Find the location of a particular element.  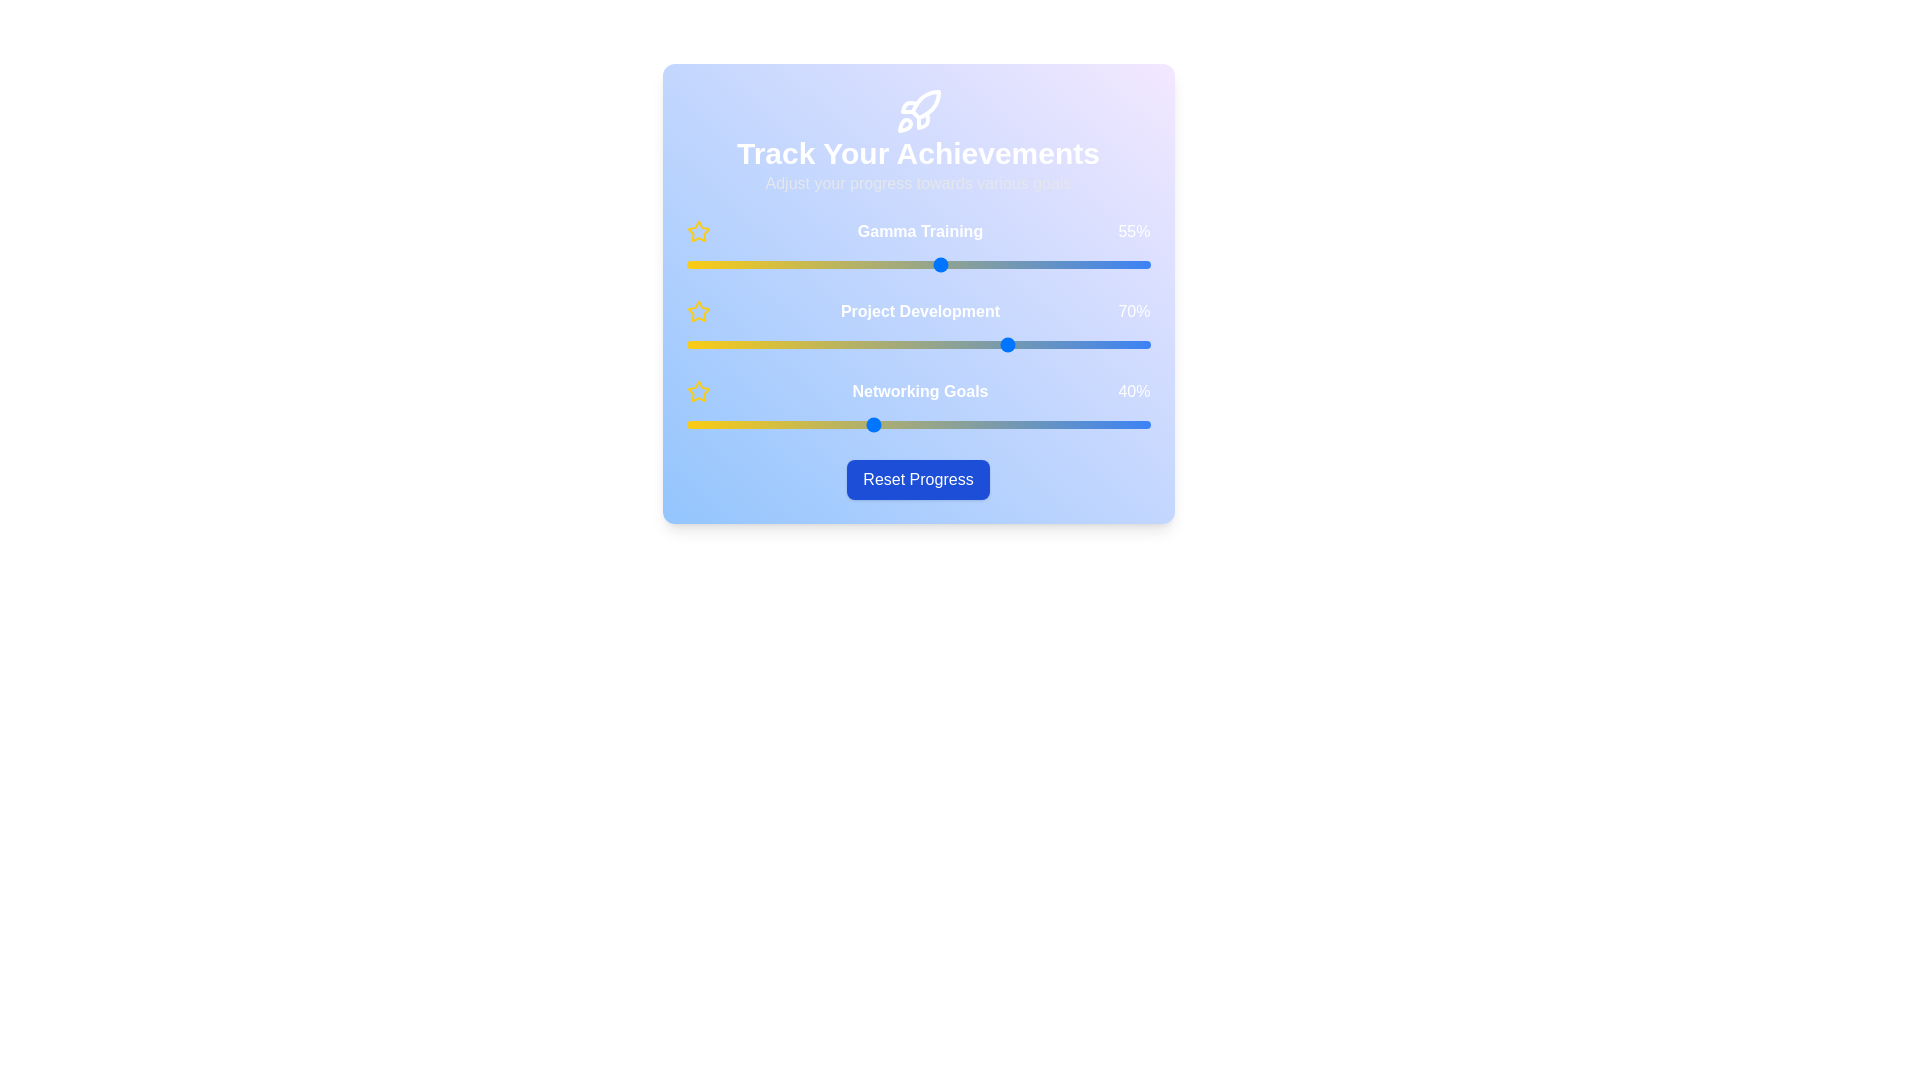

the 'Project Development' slider to 4% is located at coordinates (705, 343).